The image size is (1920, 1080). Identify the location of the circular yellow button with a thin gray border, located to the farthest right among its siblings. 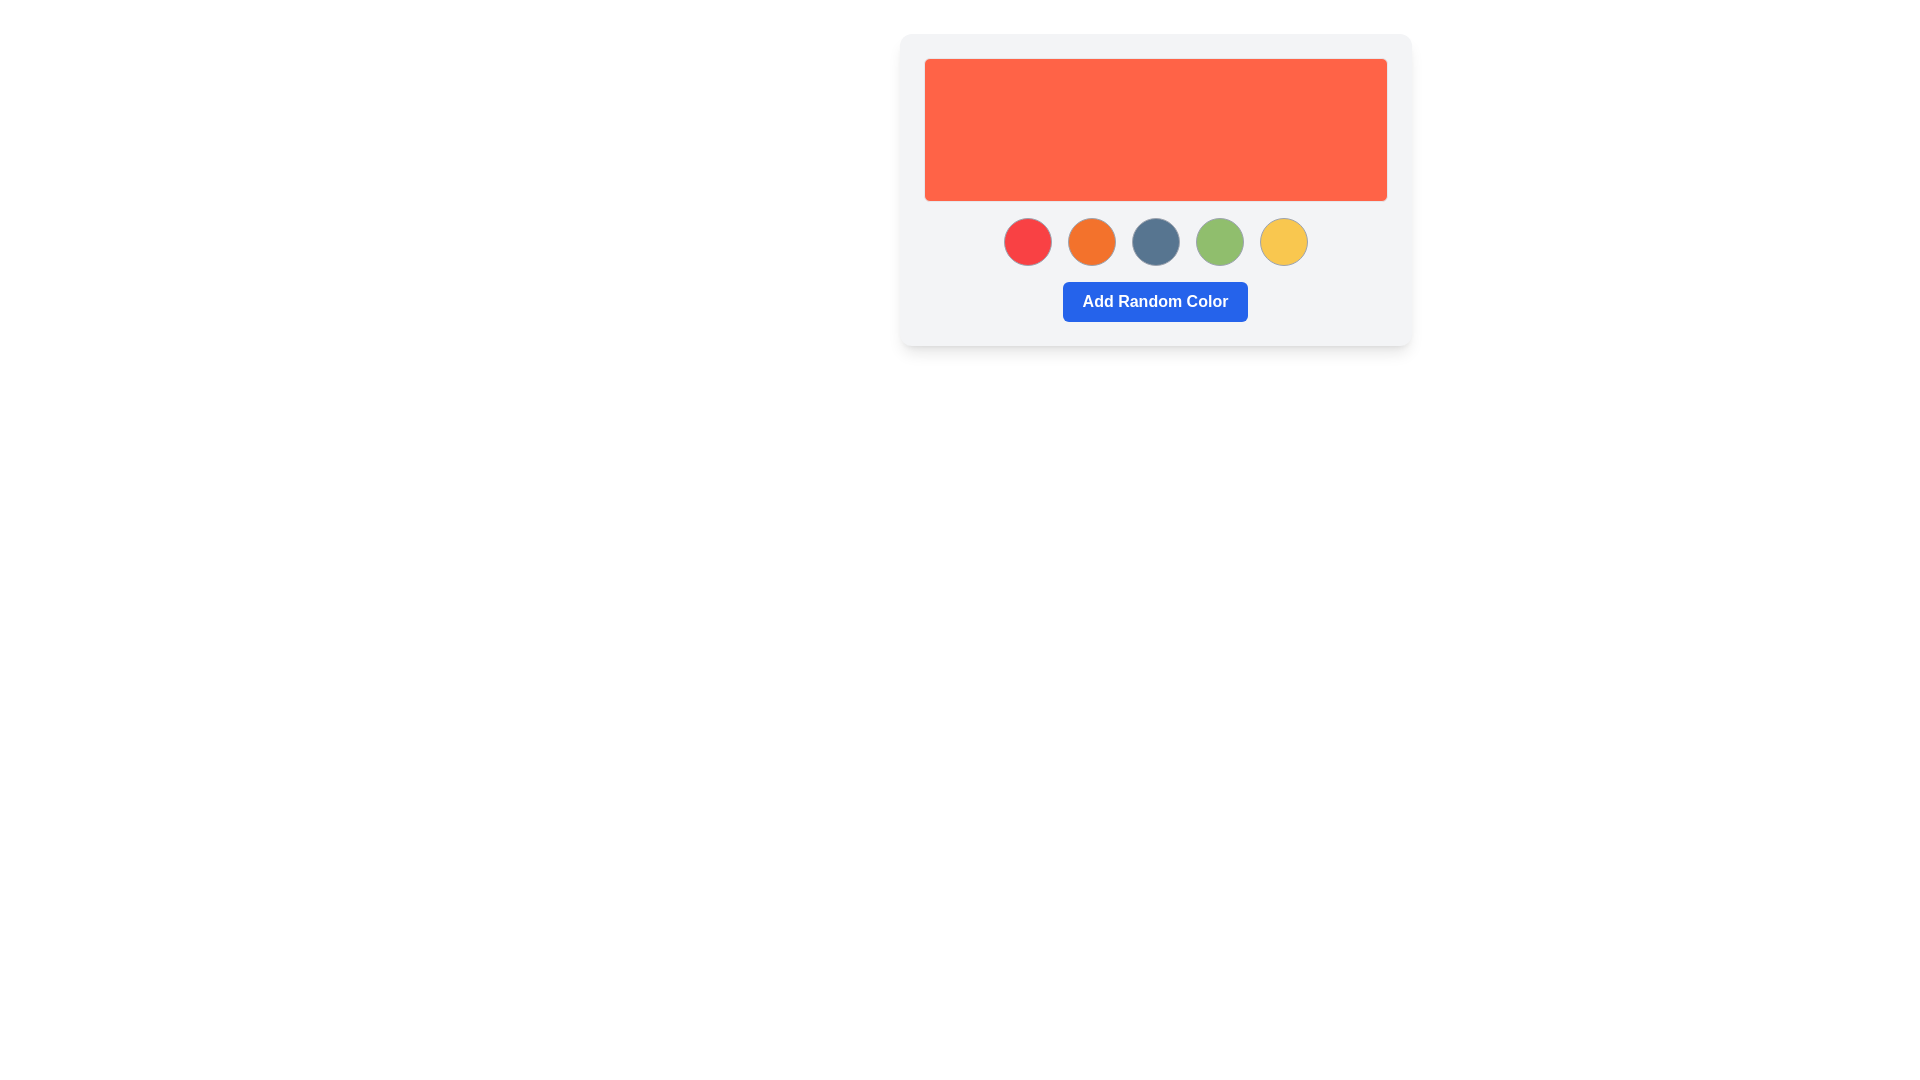
(1283, 241).